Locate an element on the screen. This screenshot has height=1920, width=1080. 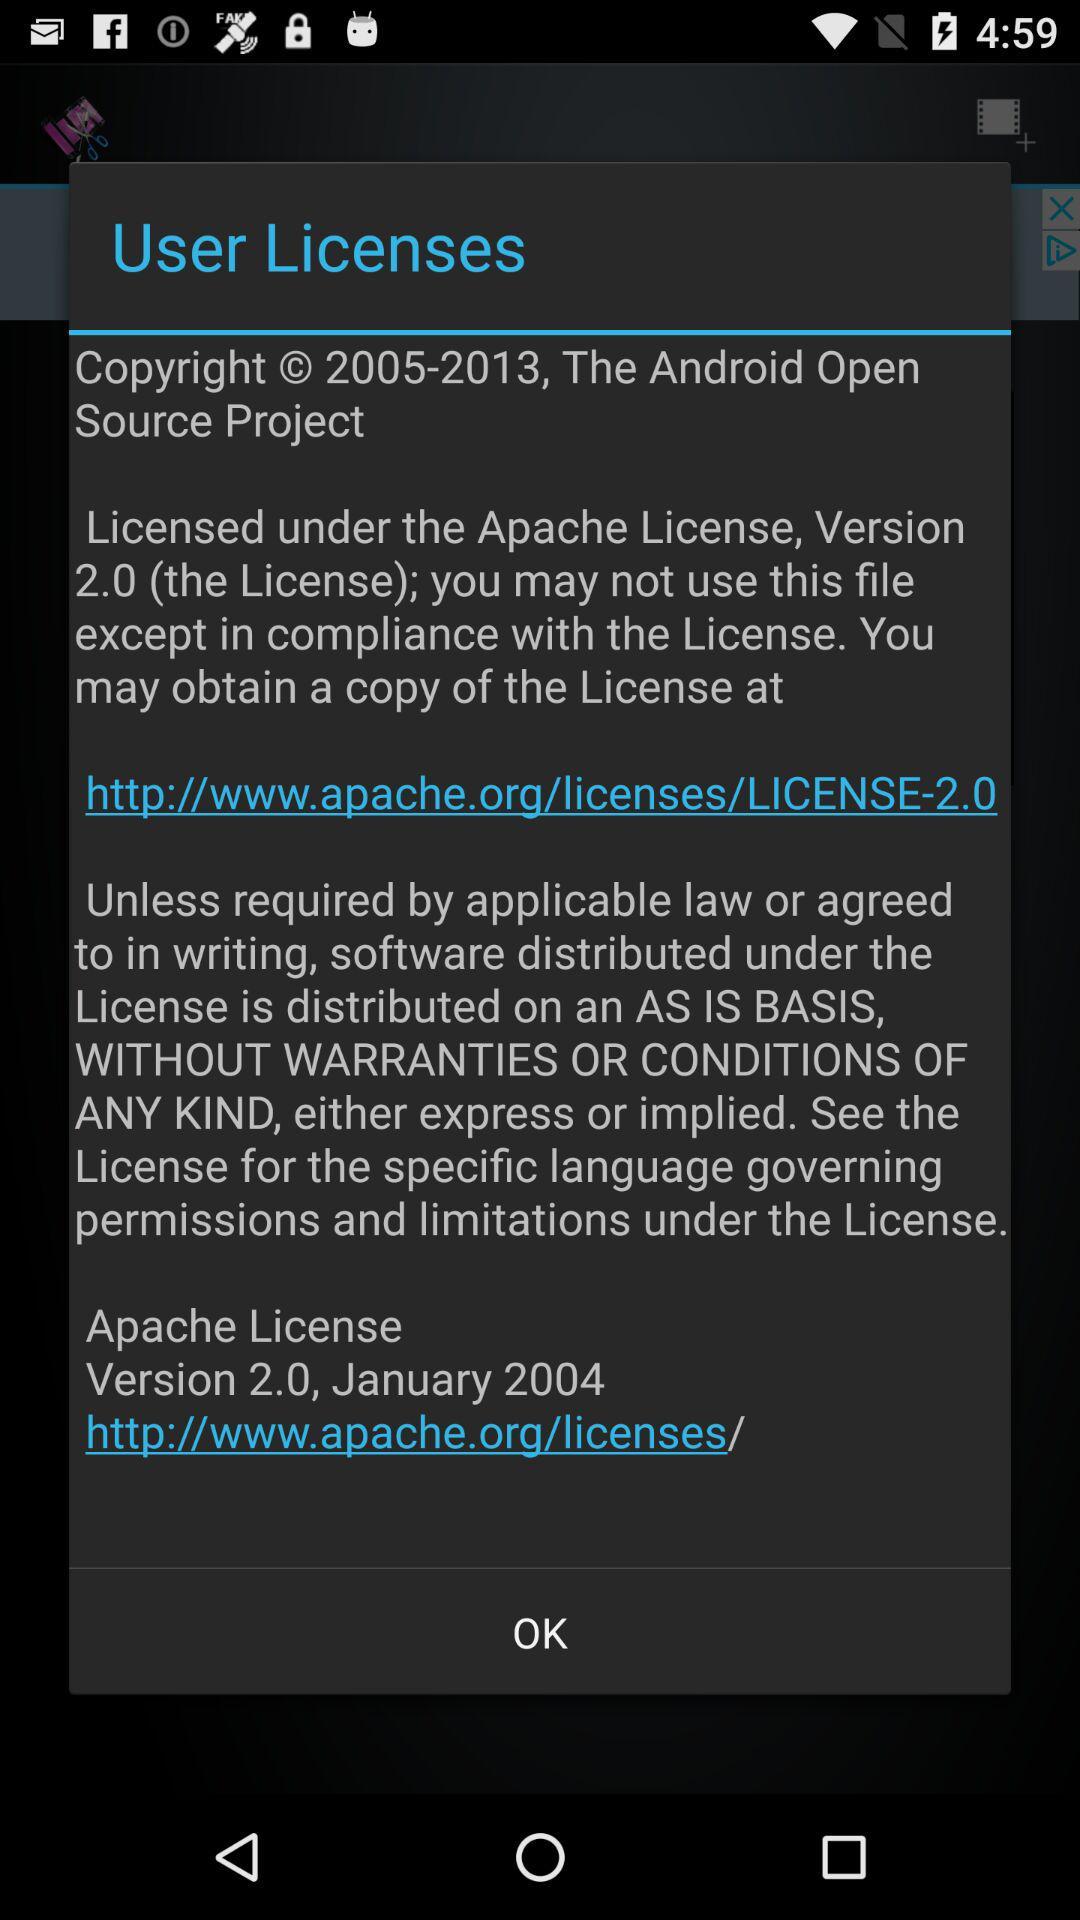
ok is located at coordinates (540, 1632).